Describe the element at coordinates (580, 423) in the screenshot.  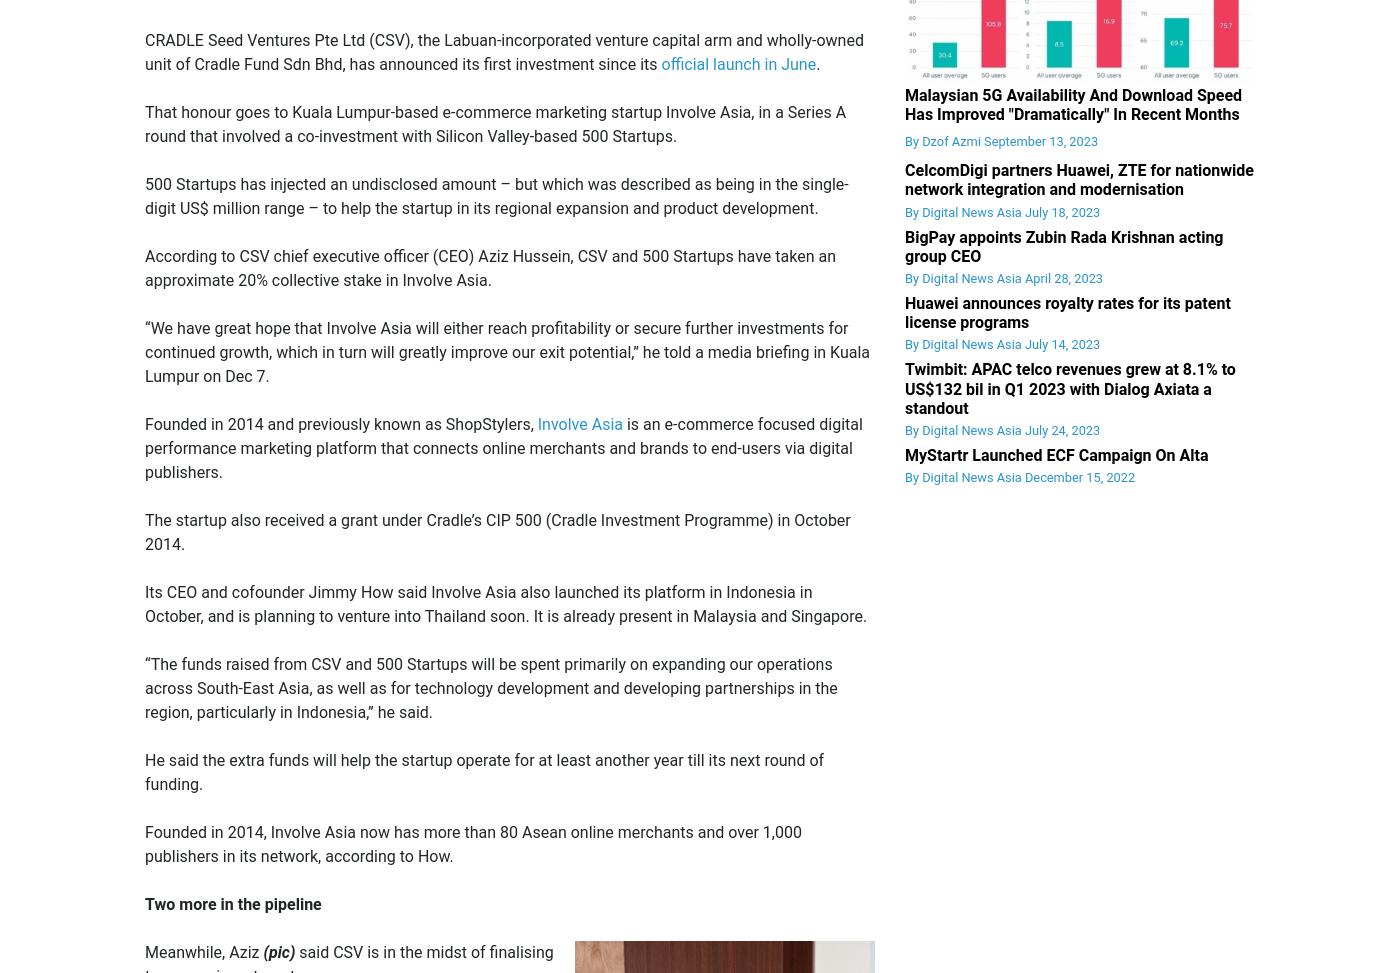
I see `'Involve Asia'` at that location.